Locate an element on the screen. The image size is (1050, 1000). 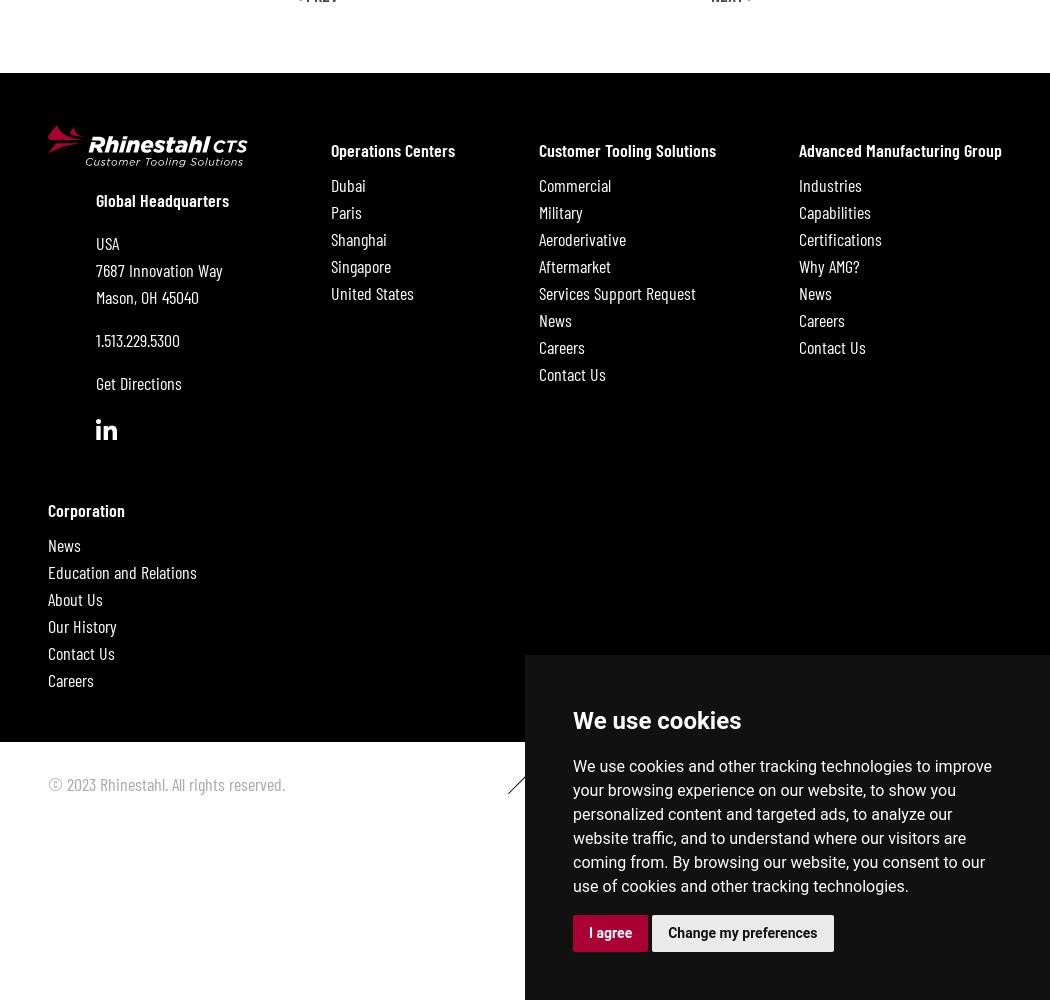
'Our History' is located at coordinates (46, 625).